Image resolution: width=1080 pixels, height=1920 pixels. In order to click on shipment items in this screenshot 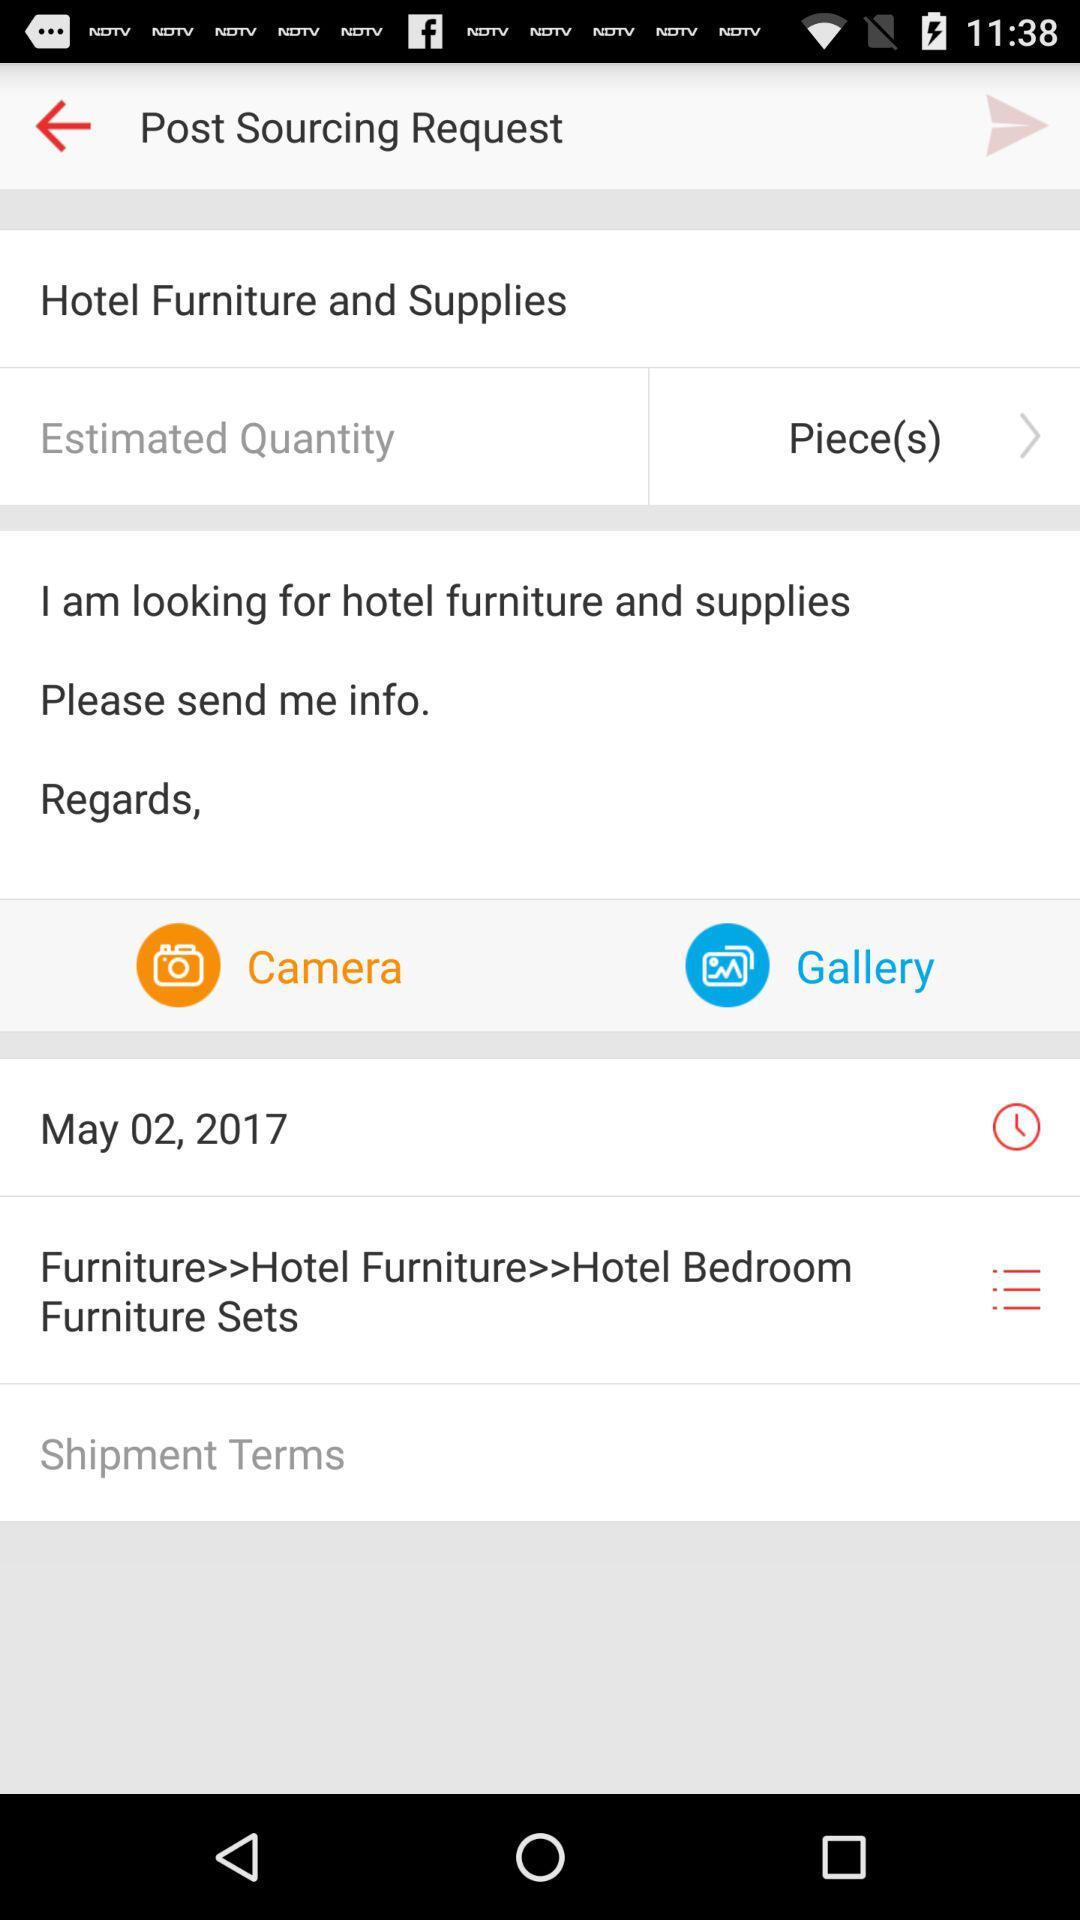, I will do `click(540, 1452)`.